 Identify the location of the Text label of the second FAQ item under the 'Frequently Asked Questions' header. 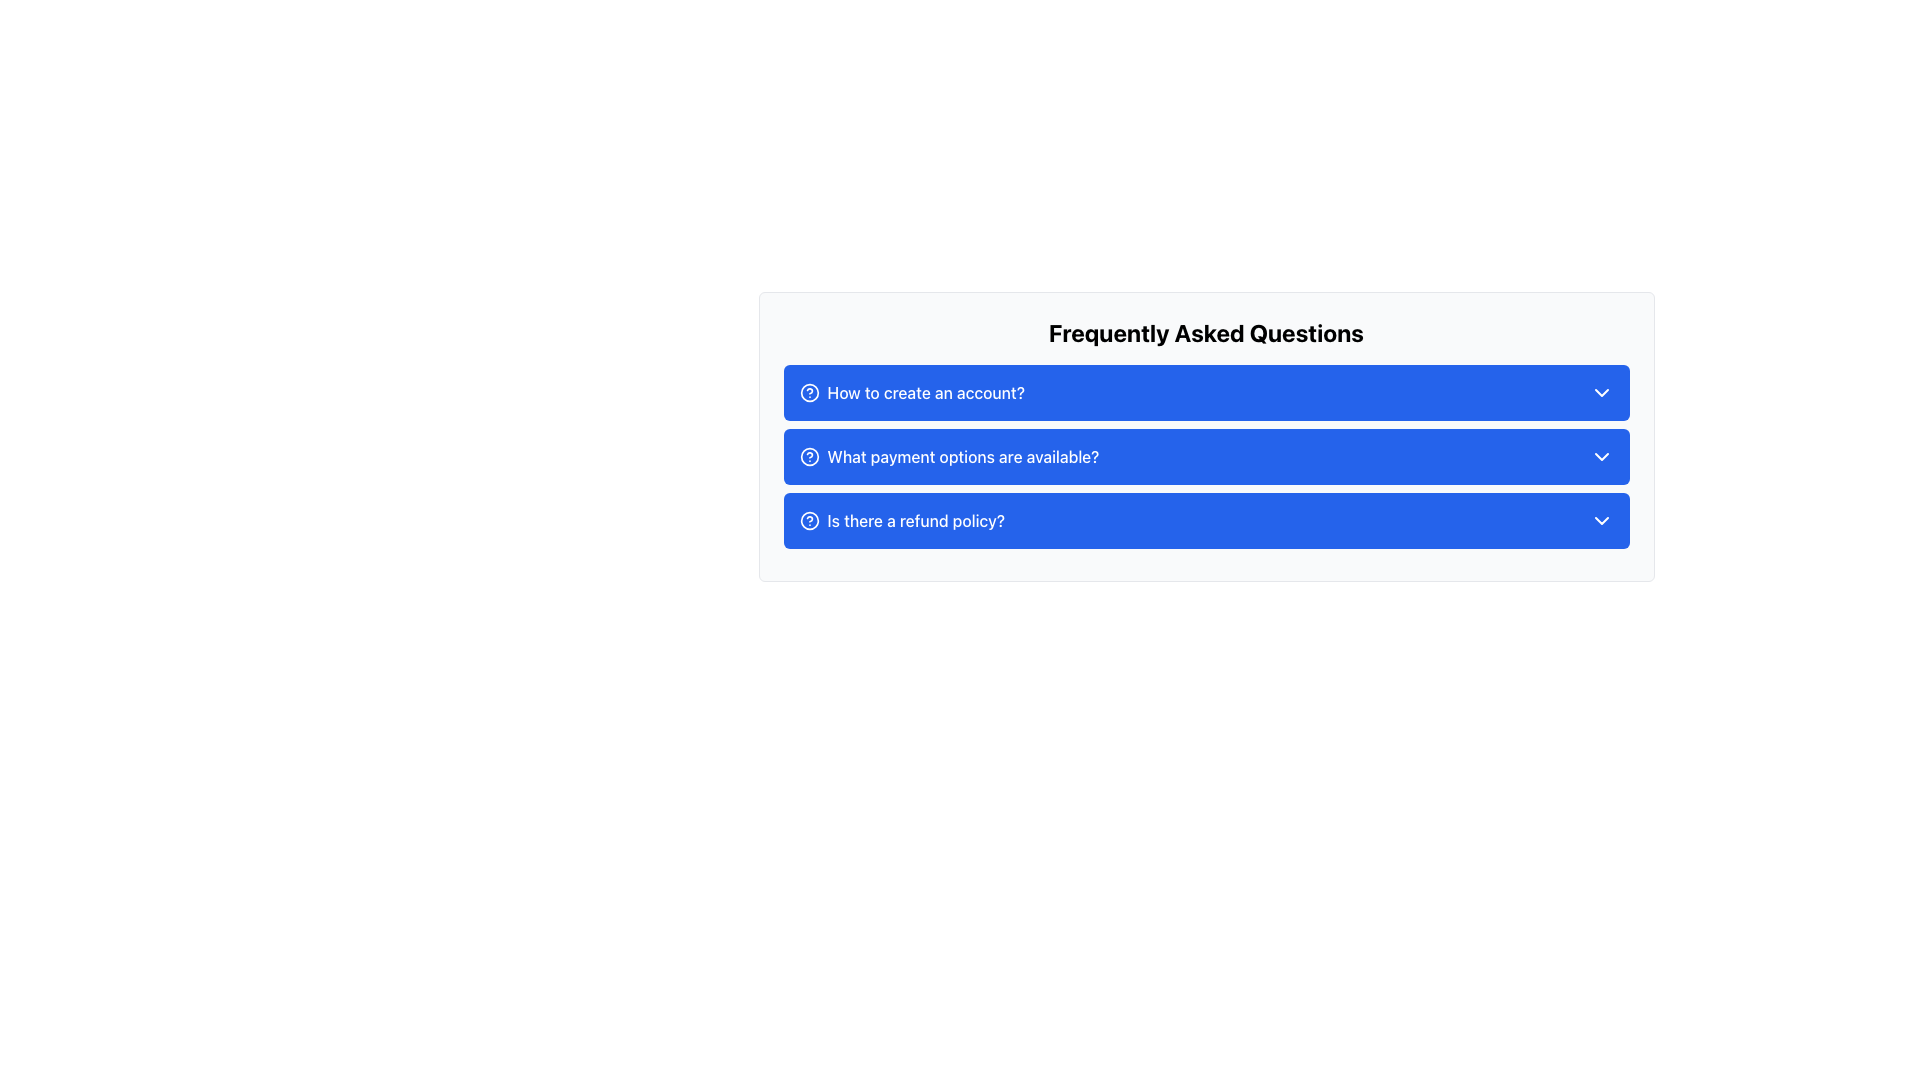
(963, 456).